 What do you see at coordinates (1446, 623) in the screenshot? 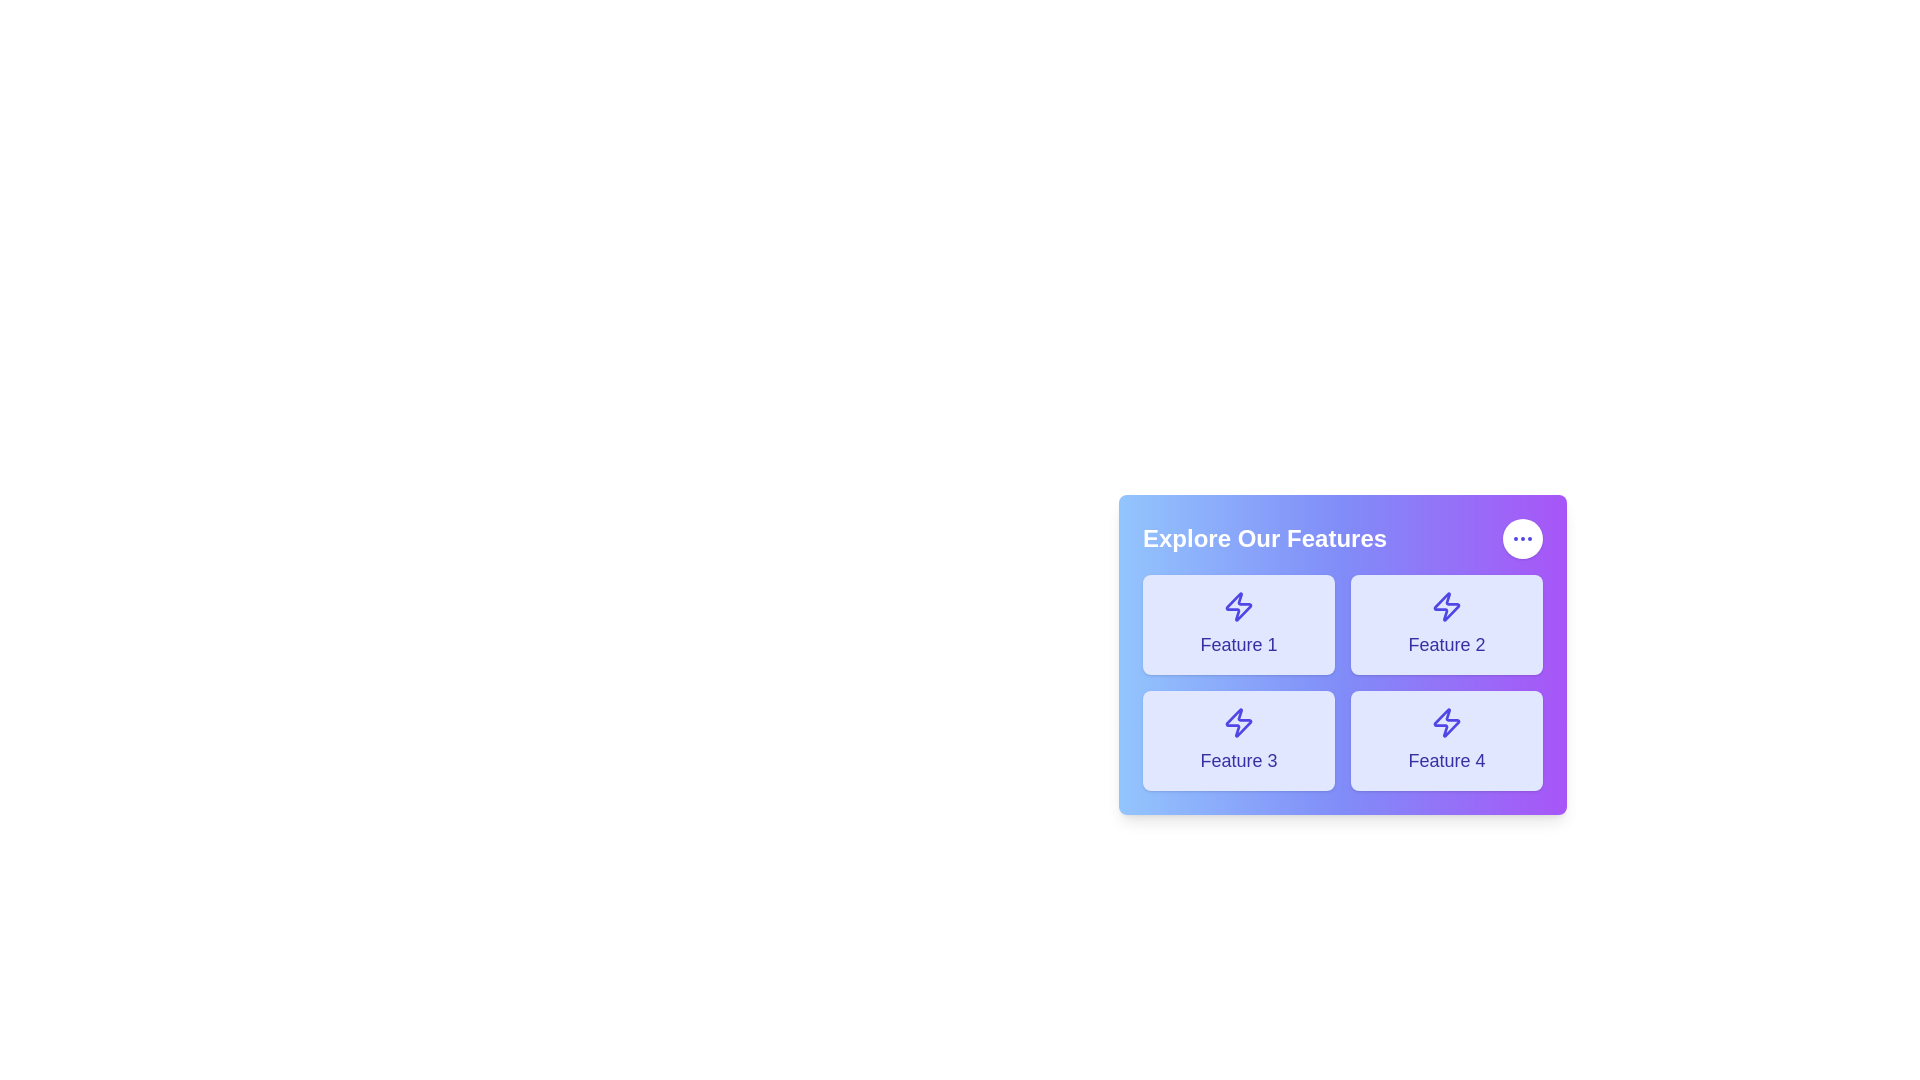
I see `the second card in the grid layout, located in the top-right position, serving as a feature highlight for exploring a specific application feature` at bounding box center [1446, 623].